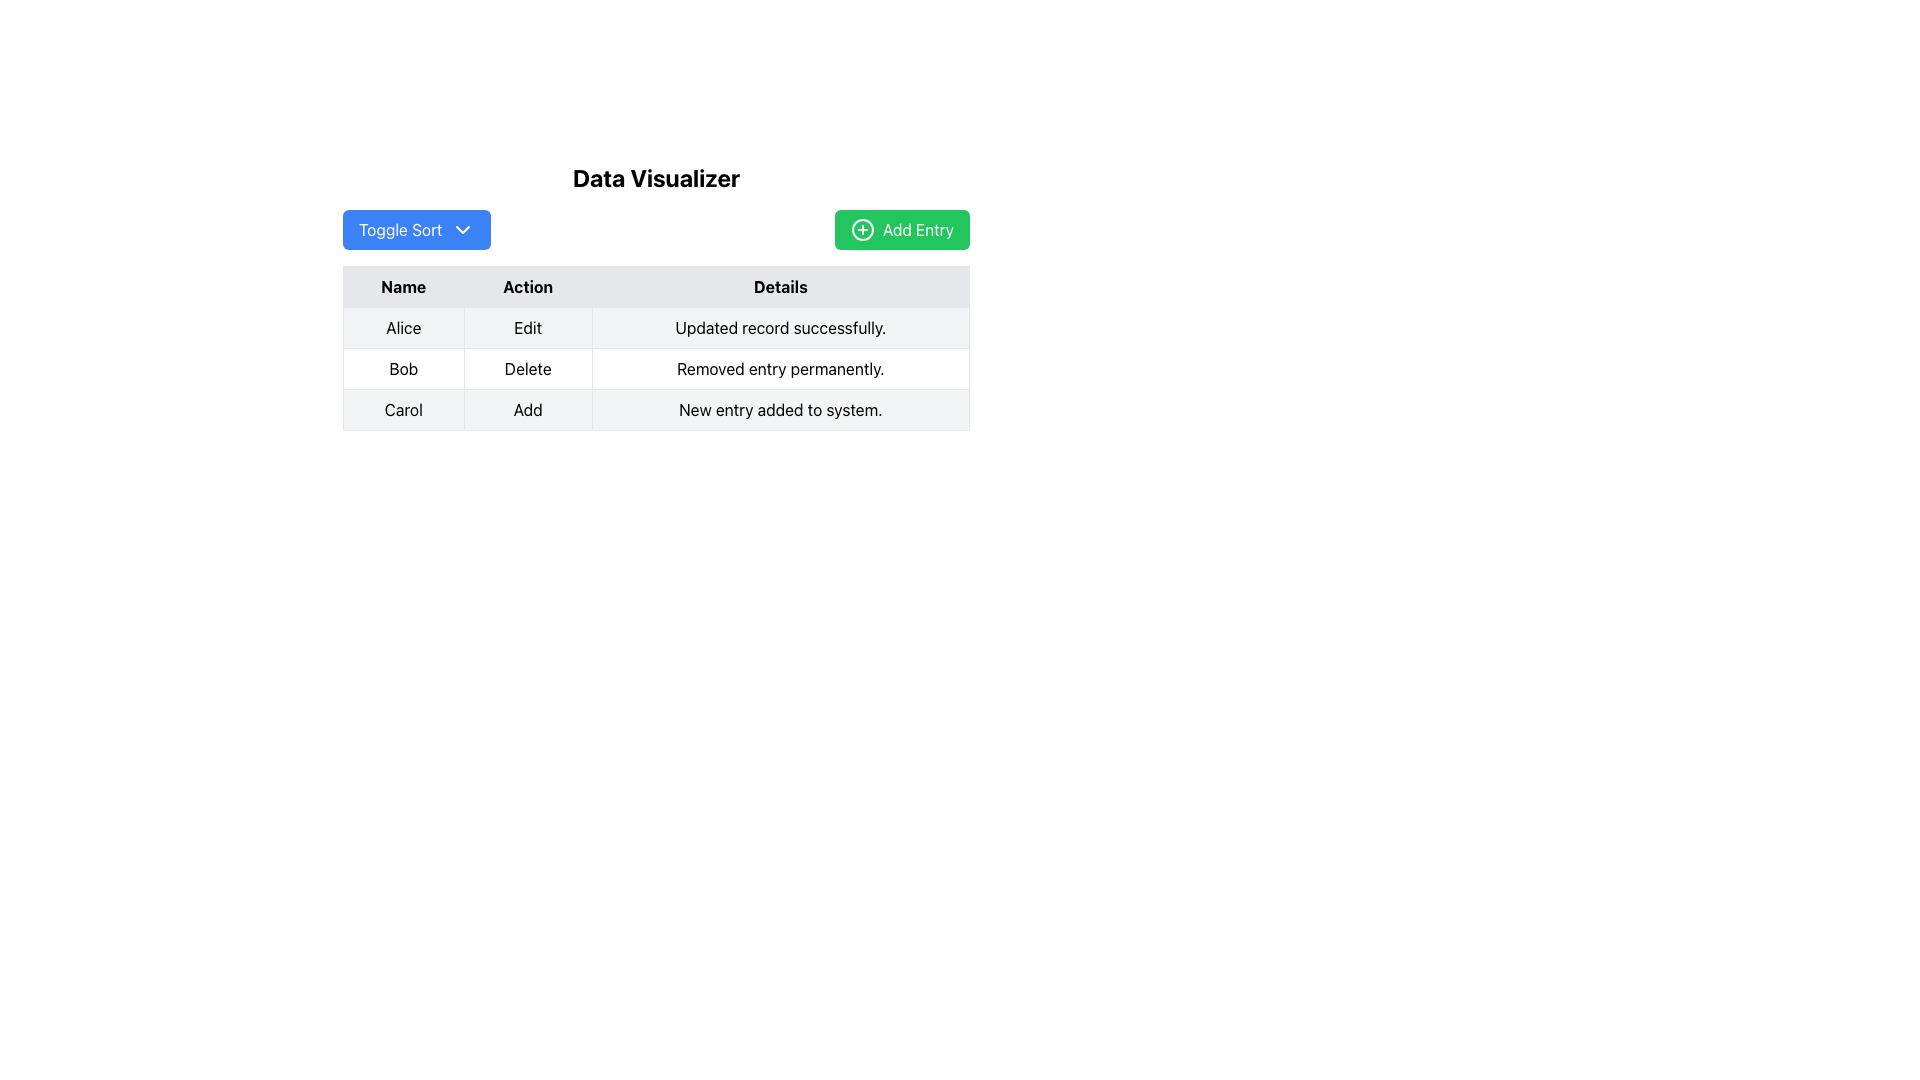  I want to click on the Table Cell that displays a user or entity name, located in the first row and first column of the table, which is non-interactive and serves as a label, so click(402, 326).